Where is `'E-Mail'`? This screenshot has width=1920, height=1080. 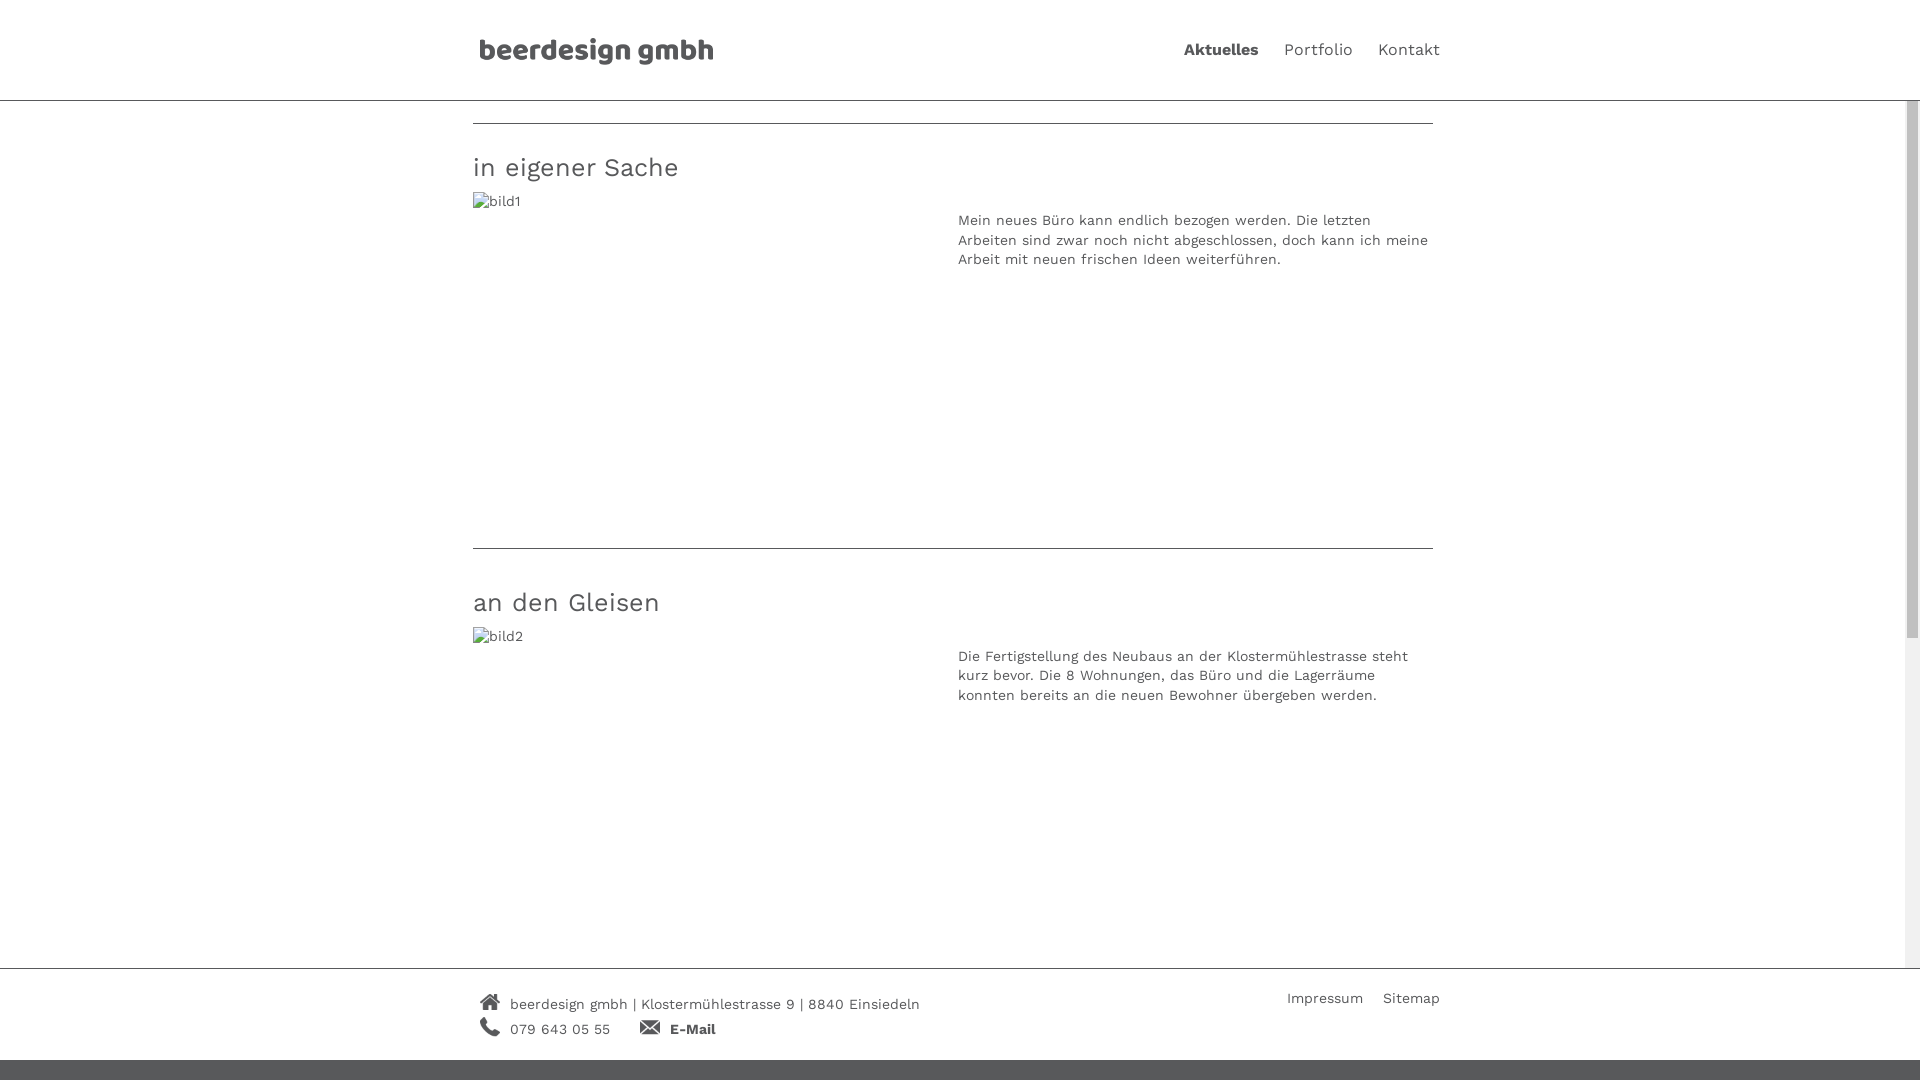 'E-Mail' is located at coordinates (692, 1029).